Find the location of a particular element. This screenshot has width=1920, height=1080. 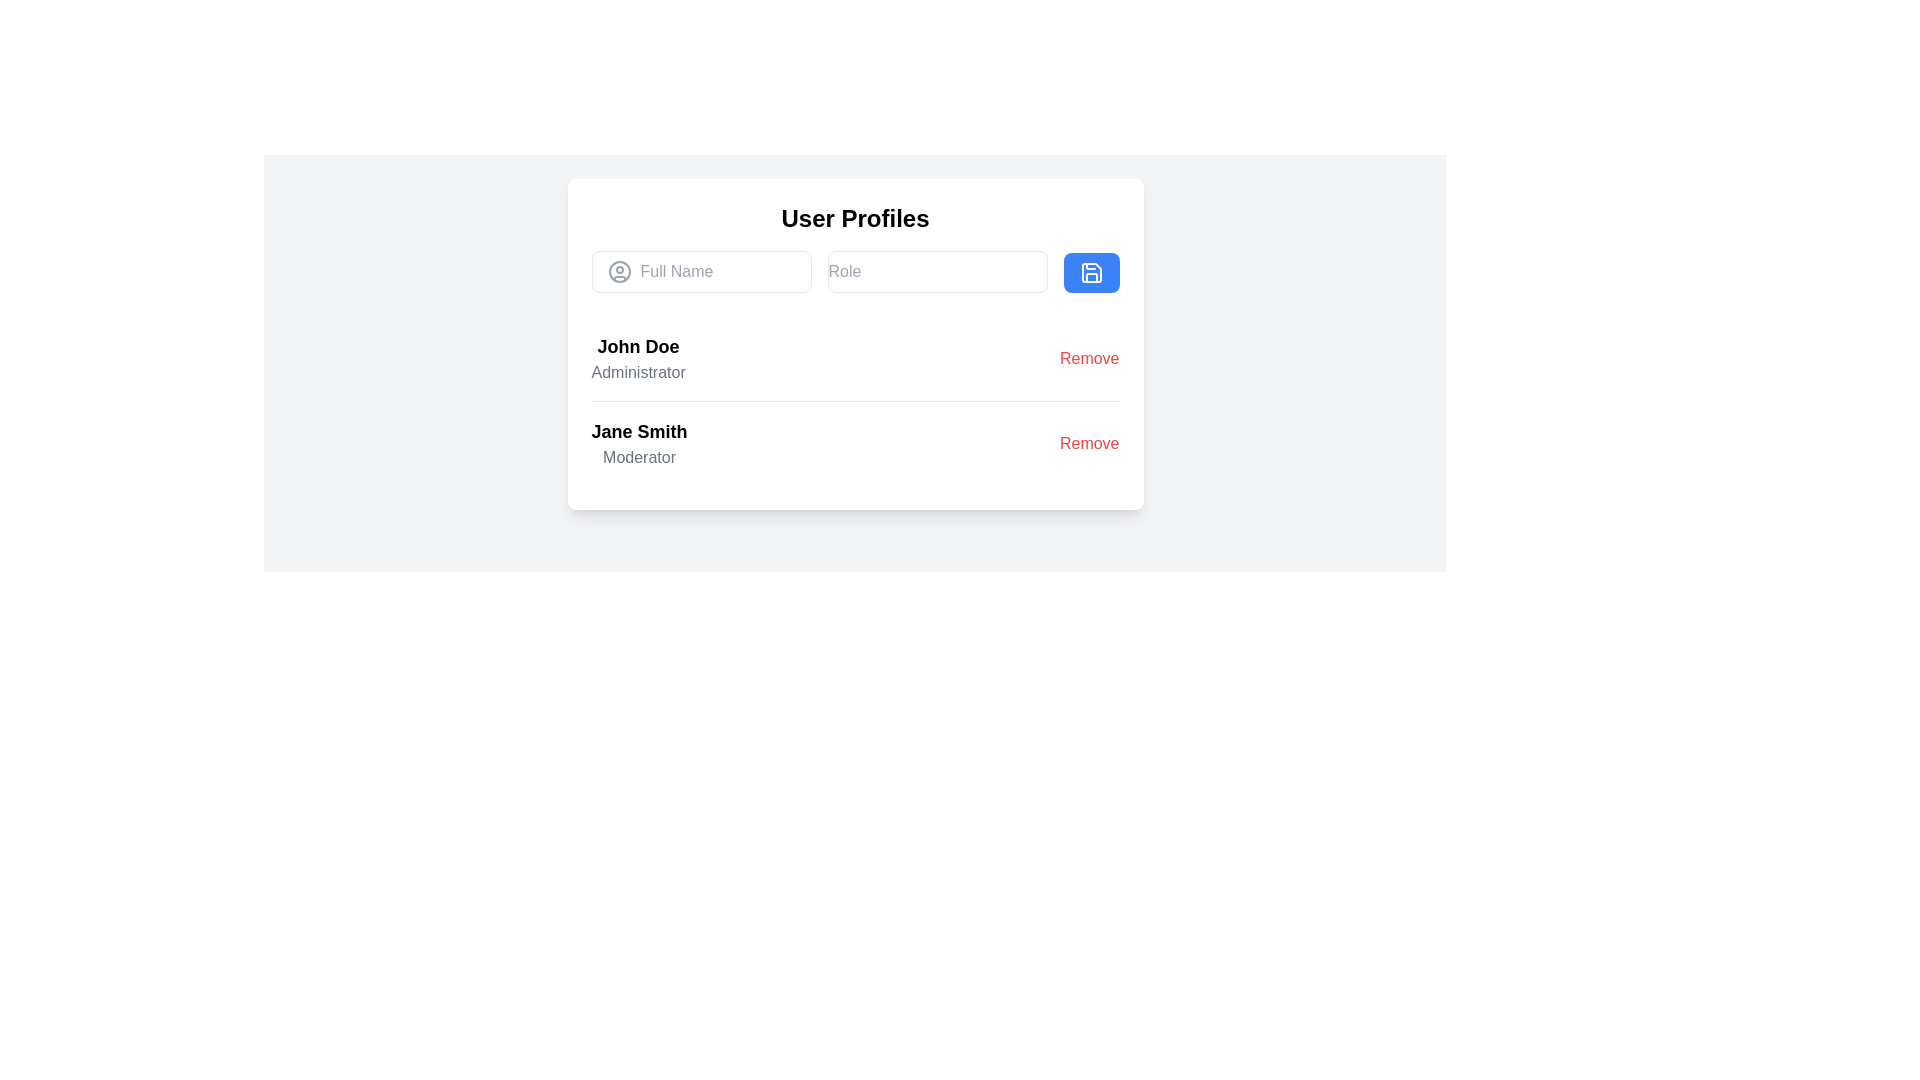

the text label displaying the name 'Jane Smith' in the user's profile information, which is located in the second list item of the user profiles list is located at coordinates (638, 431).